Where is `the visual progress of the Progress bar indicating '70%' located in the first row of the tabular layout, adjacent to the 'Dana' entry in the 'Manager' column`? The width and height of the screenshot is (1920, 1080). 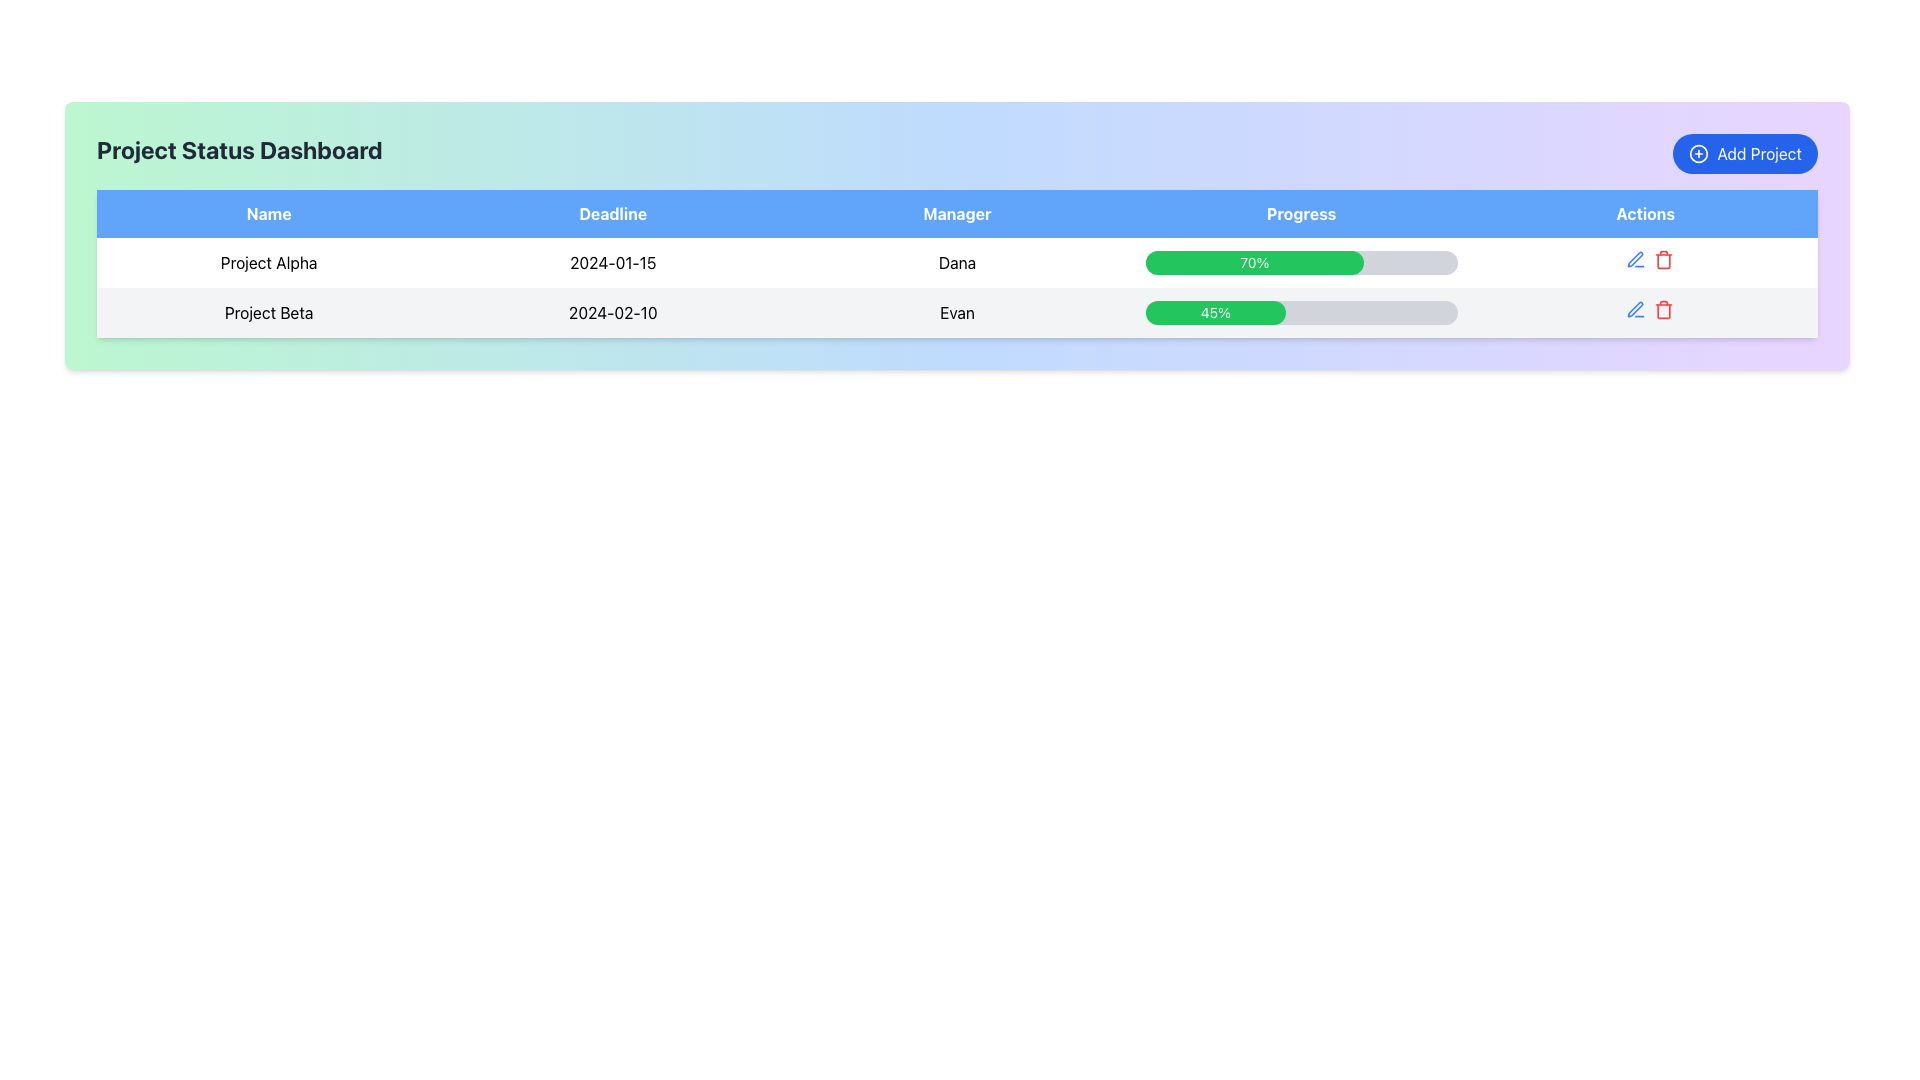 the visual progress of the Progress bar indicating '70%' located in the first row of the tabular layout, adjacent to the 'Dana' entry in the 'Manager' column is located at coordinates (1301, 261).